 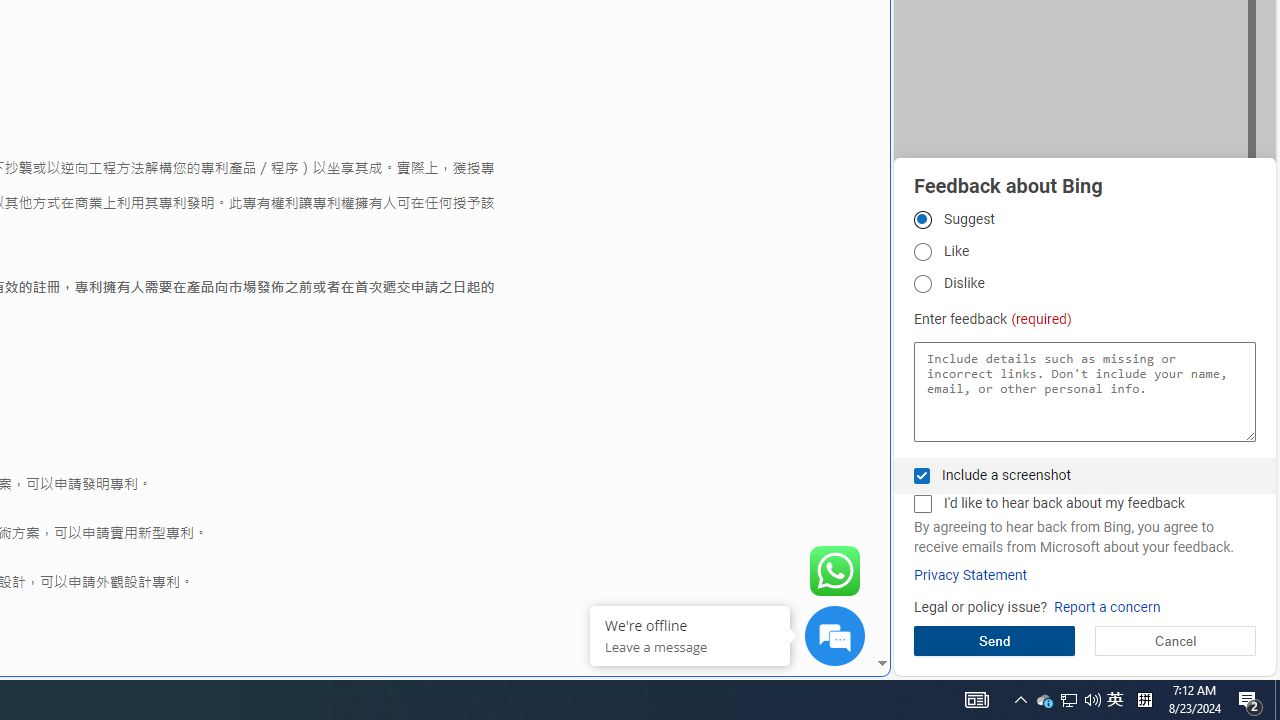 I want to click on 'Include a screenshot', so click(x=921, y=475).